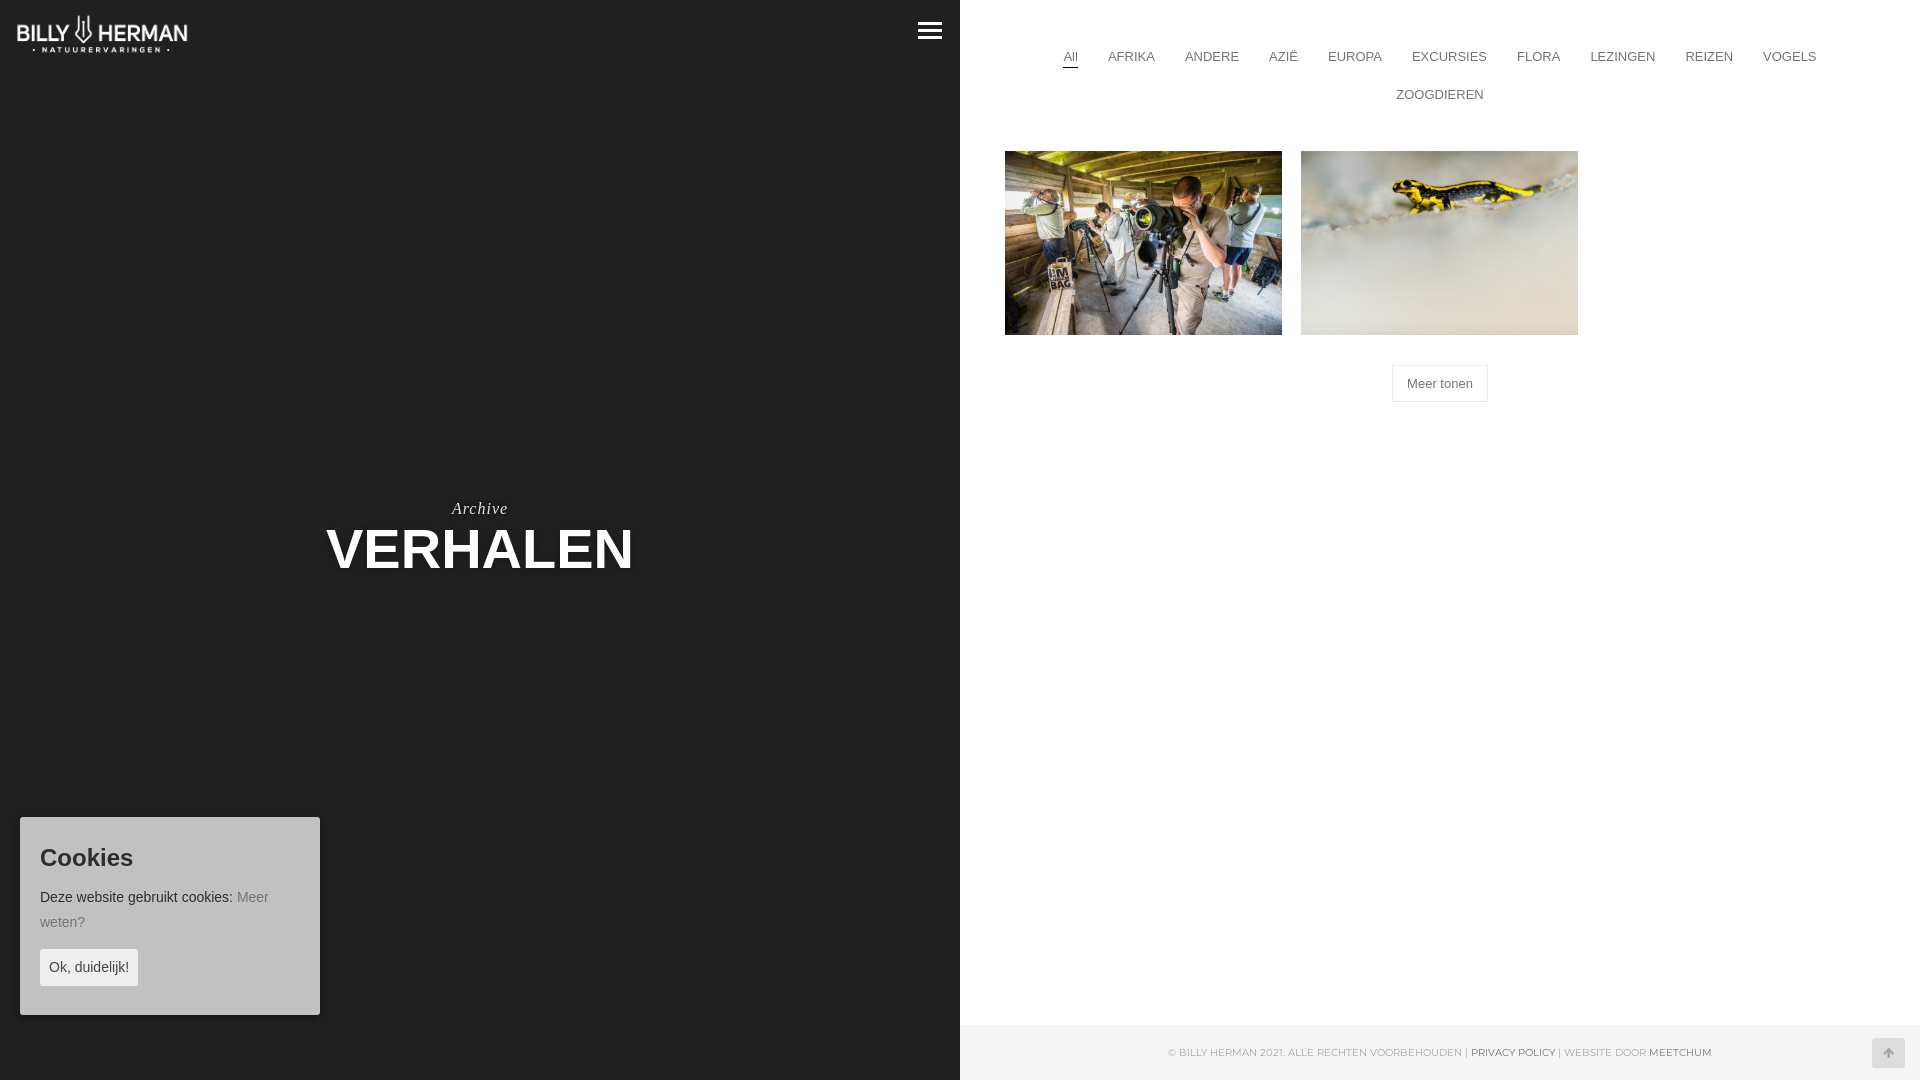  What do you see at coordinates (1440, 383) in the screenshot?
I see `'Meer tonen'` at bounding box center [1440, 383].